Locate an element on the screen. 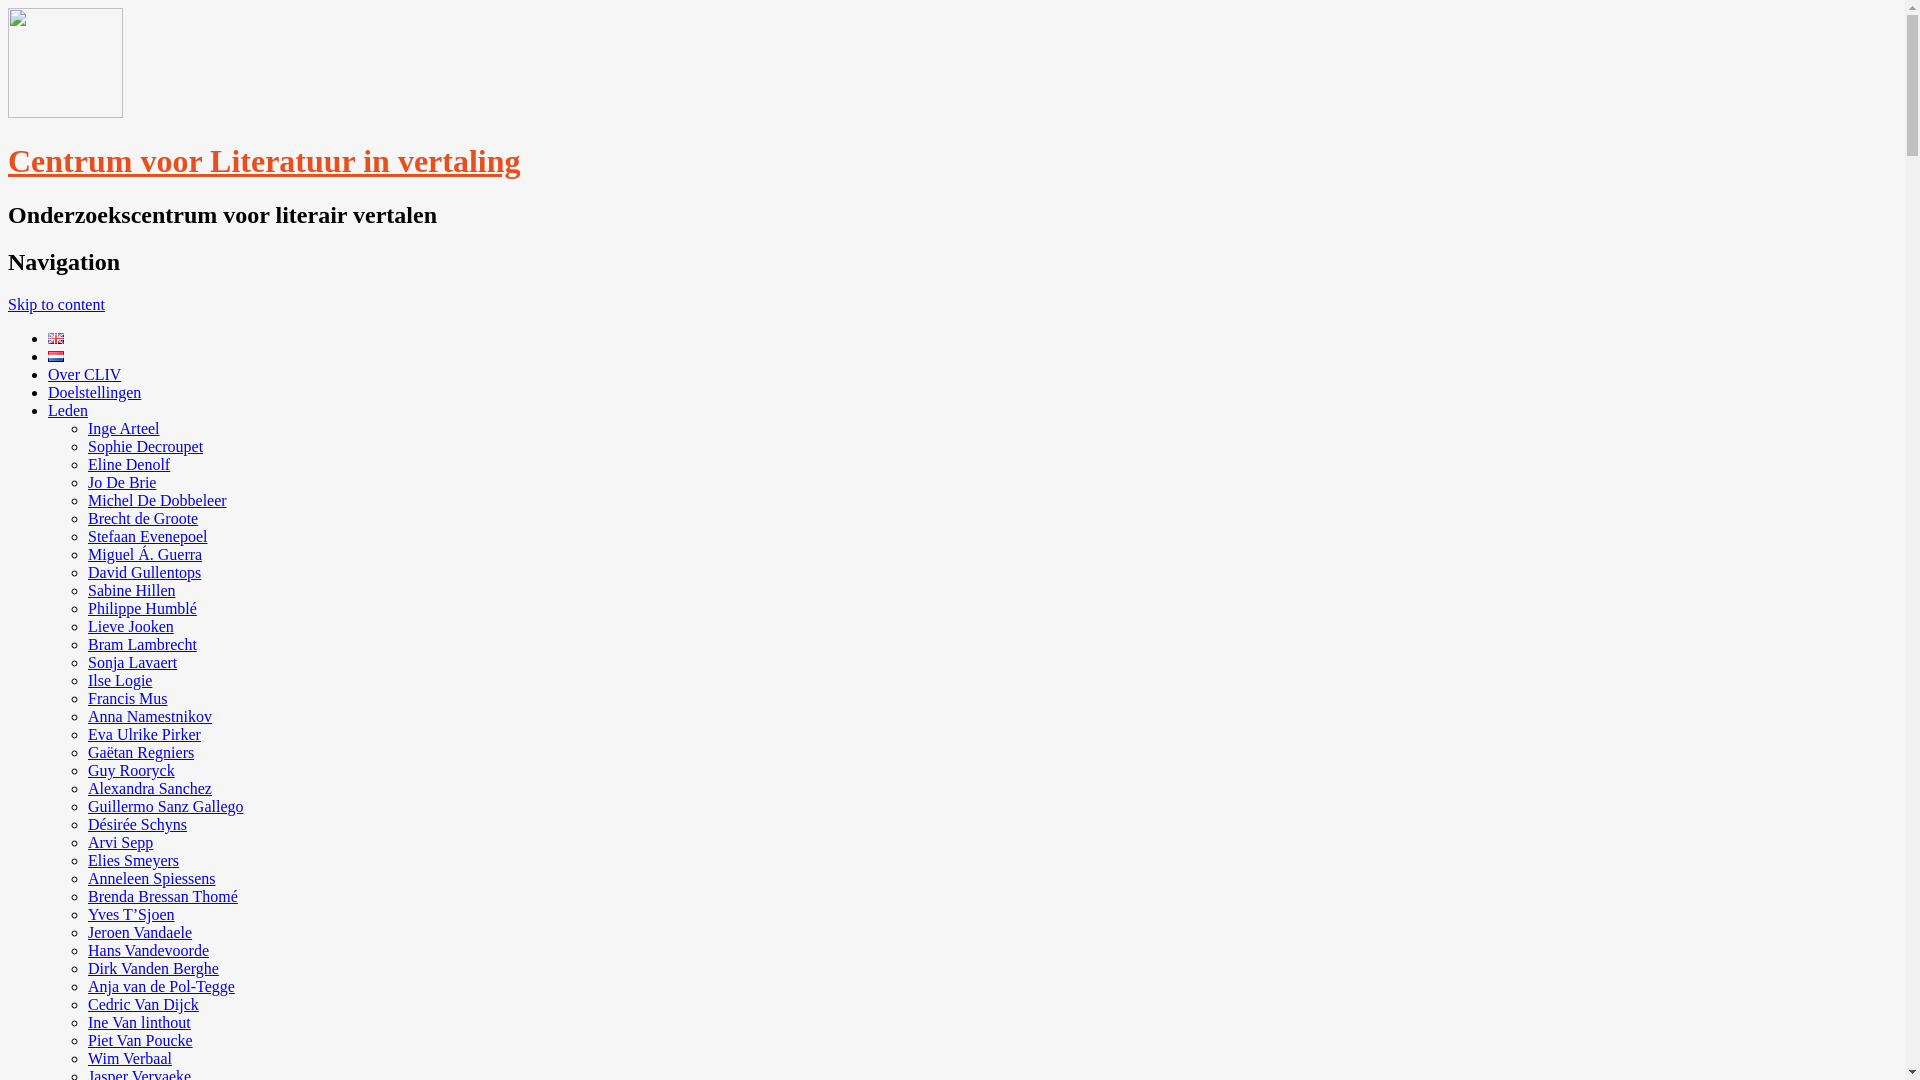 The height and width of the screenshot is (1080, 1920). 'Hans Vandevoorde' is located at coordinates (147, 949).